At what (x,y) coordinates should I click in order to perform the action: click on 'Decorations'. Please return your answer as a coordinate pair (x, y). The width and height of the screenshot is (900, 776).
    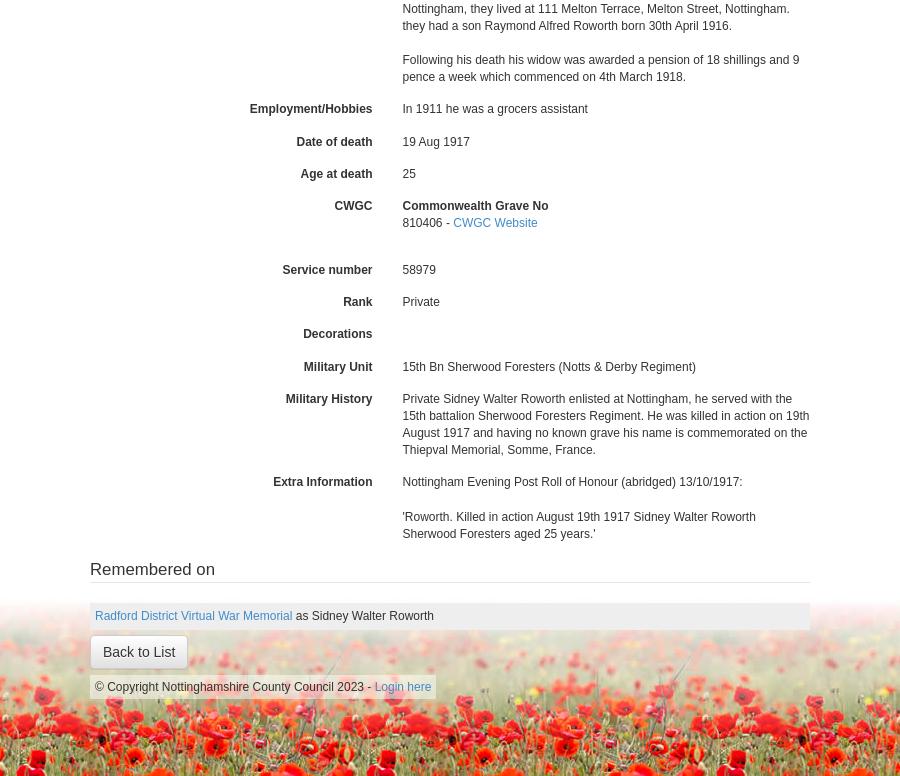
    Looking at the image, I should click on (336, 333).